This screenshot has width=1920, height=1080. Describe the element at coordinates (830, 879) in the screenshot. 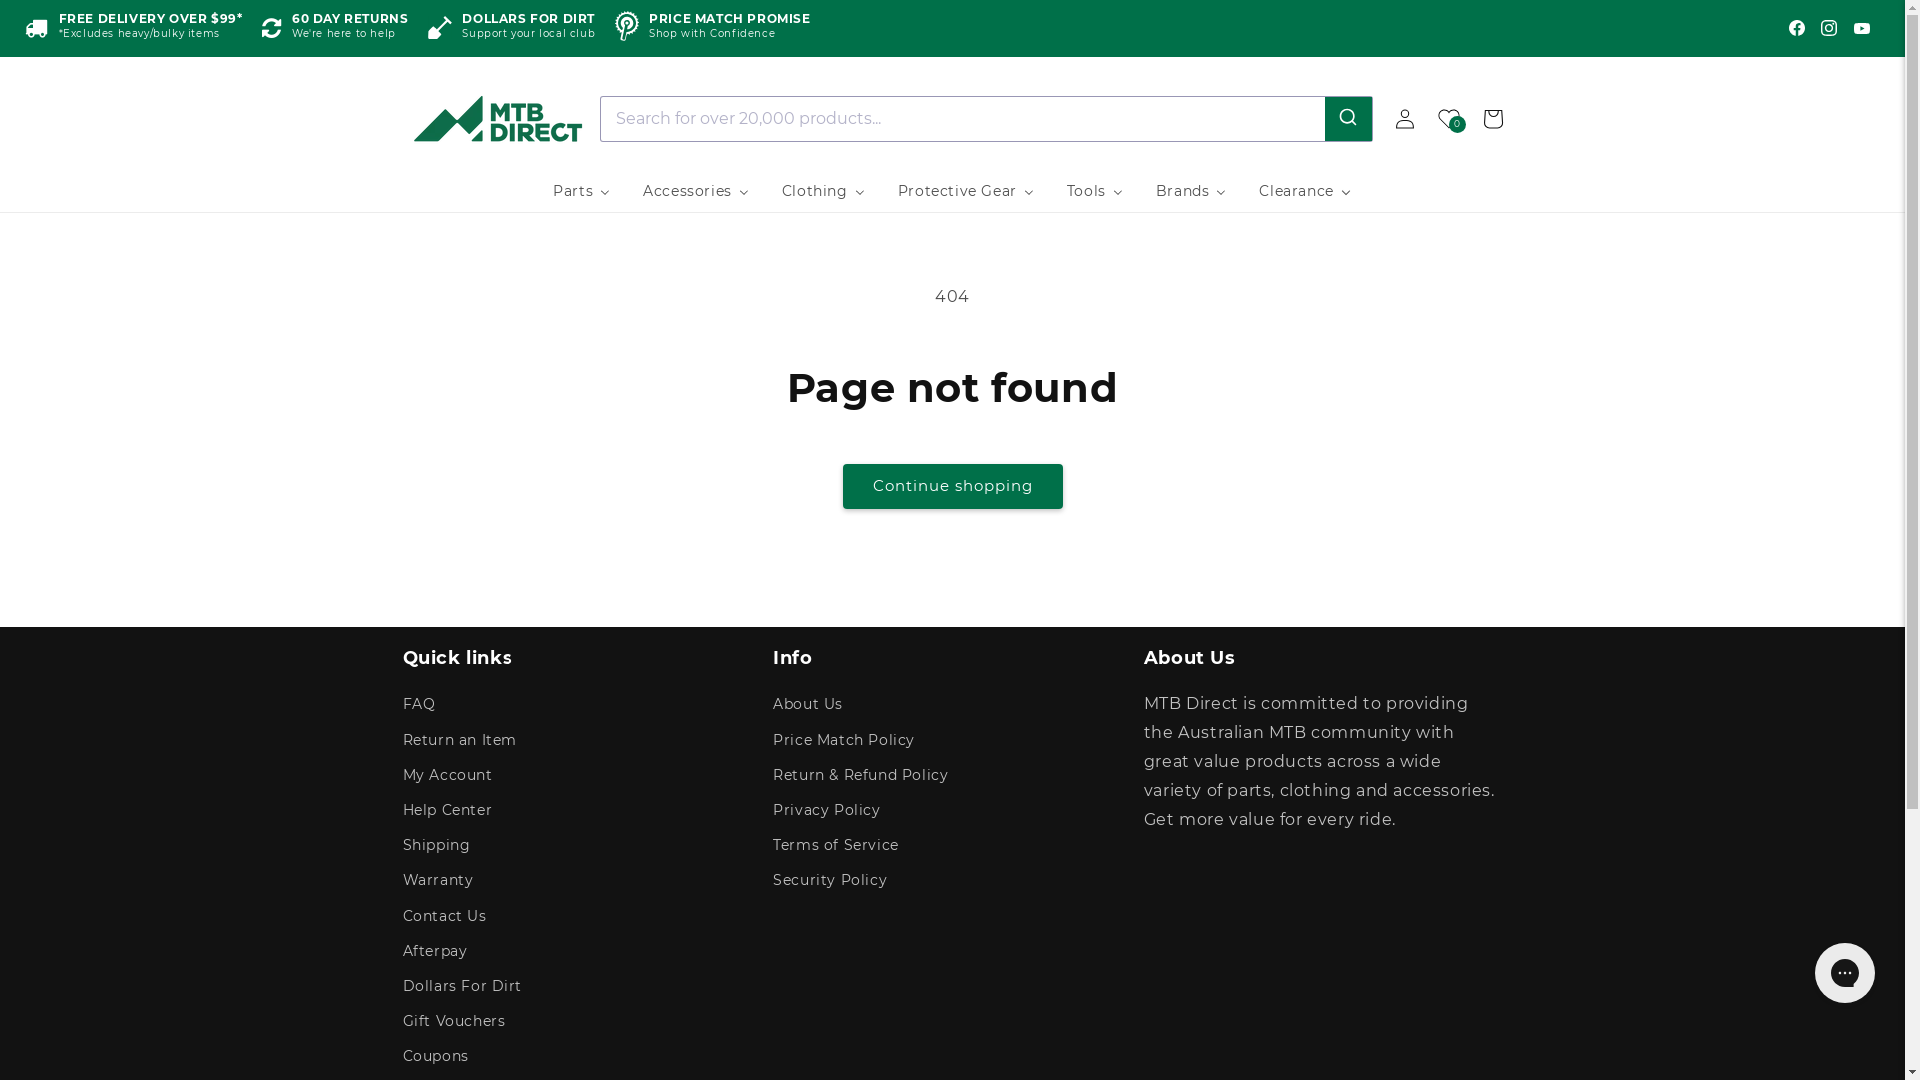

I see `'Security Policy'` at that location.